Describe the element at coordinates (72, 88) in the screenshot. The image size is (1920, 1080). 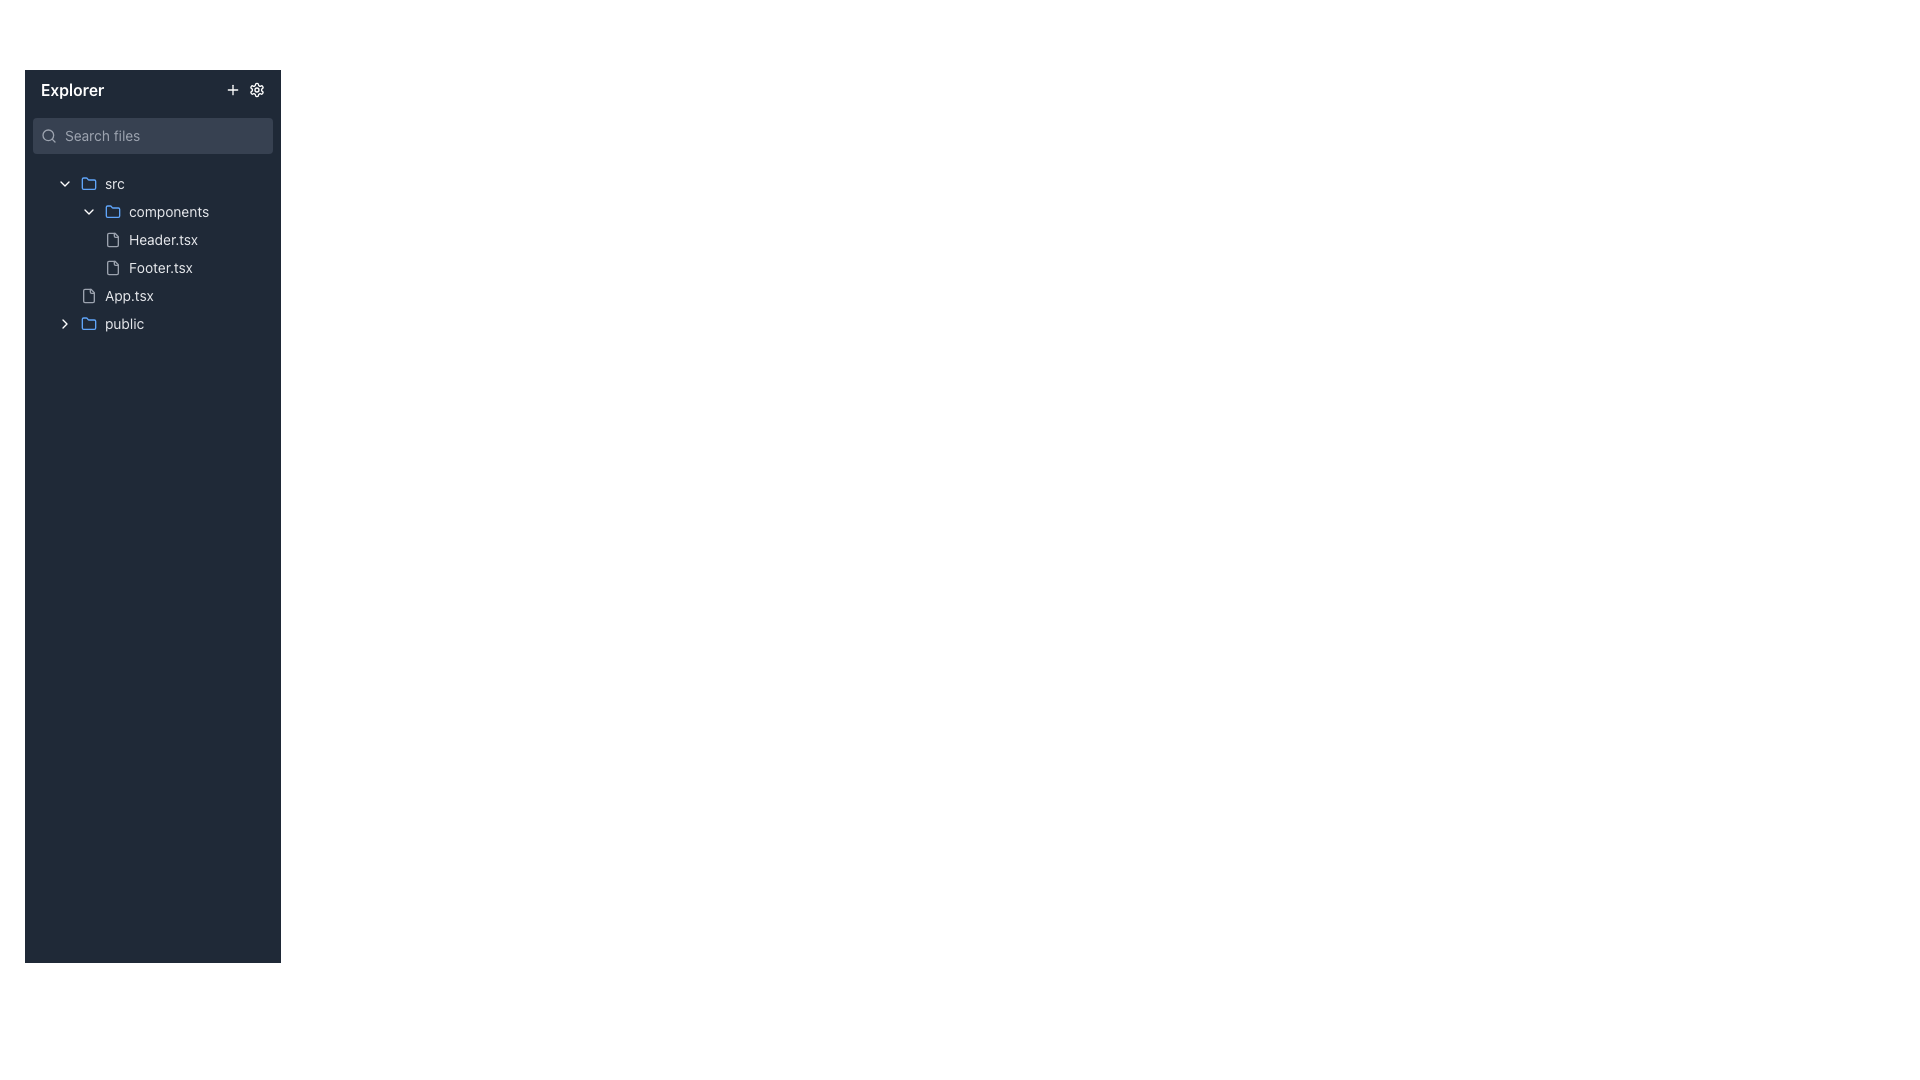
I see `the Text label that serves as a section title in the Explorer application, located in the top-left section of the interface` at that location.